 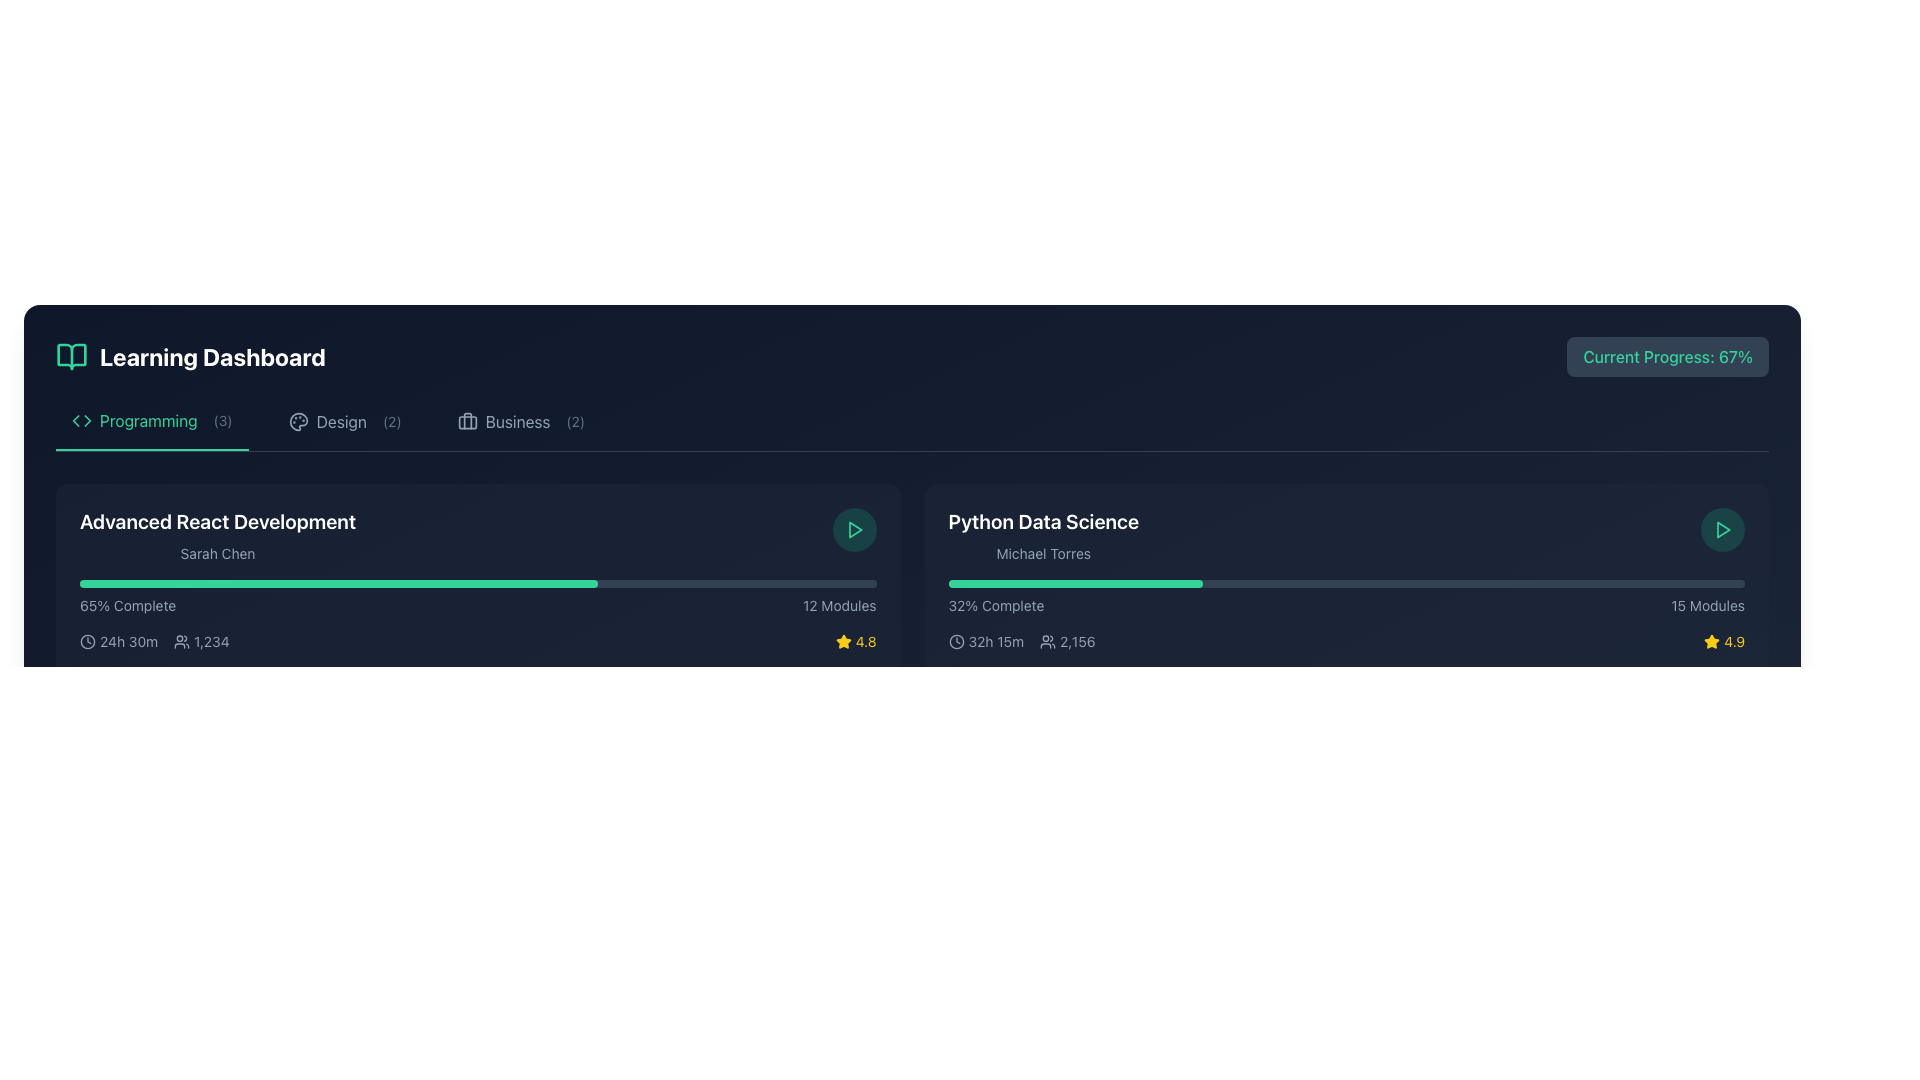 I want to click on the filled portion of the progress bar indicating 65% completion in the 'Advanced React Development' section, so click(x=338, y=583).